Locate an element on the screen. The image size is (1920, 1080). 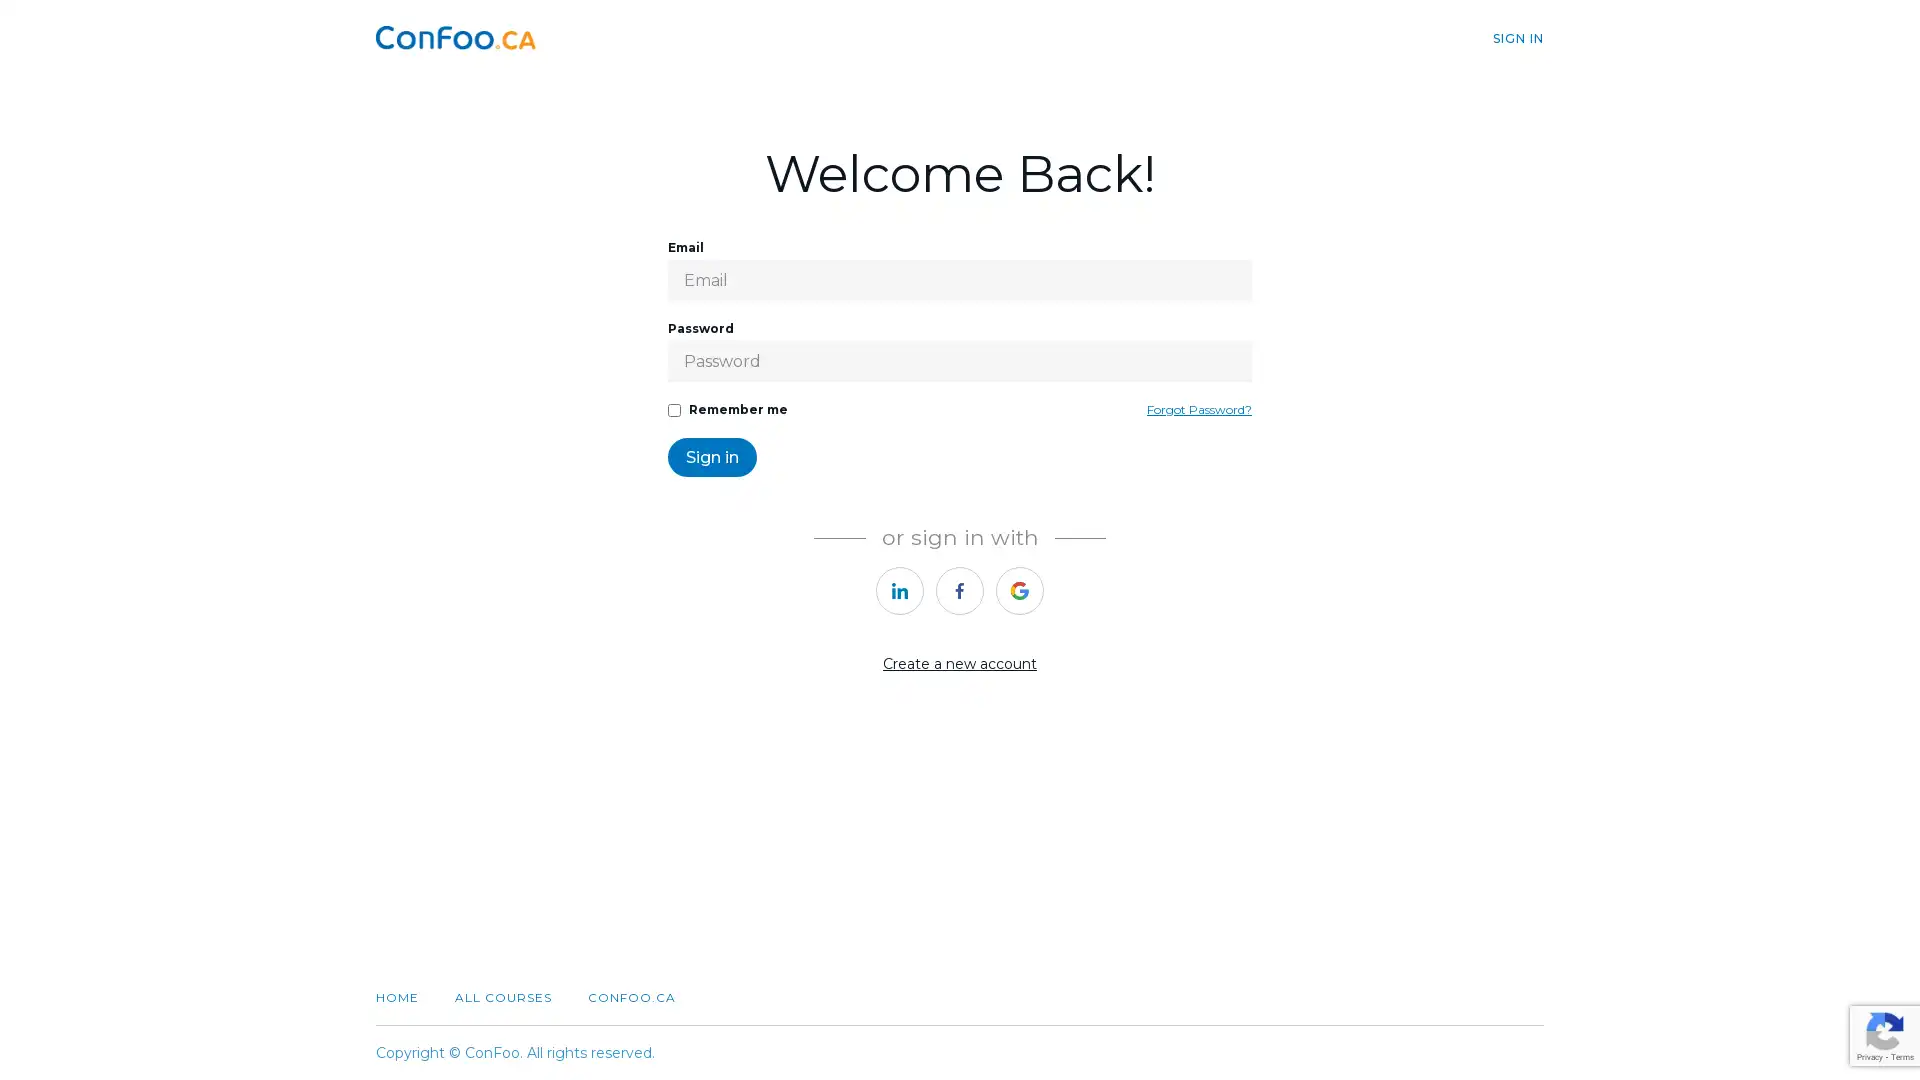
Sign in is located at coordinates (712, 457).